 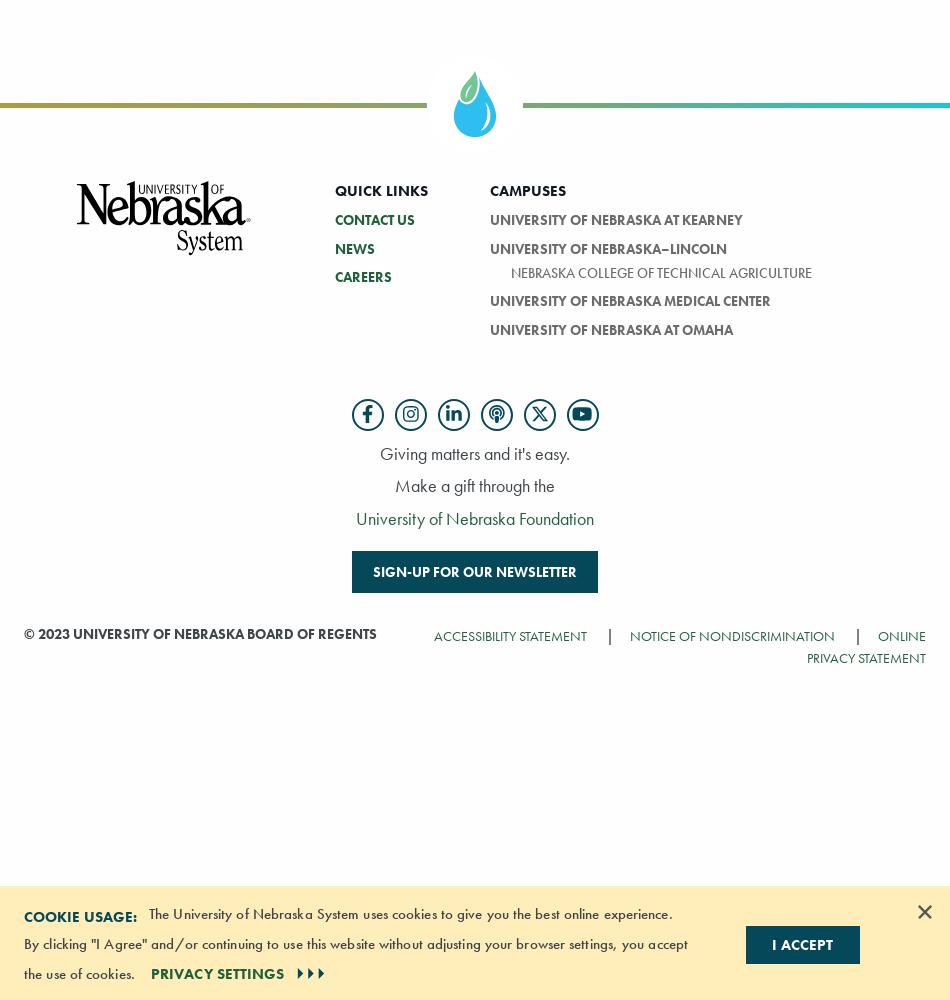 I want to click on 'Giving matters and it's easy.', so click(x=475, y=451).